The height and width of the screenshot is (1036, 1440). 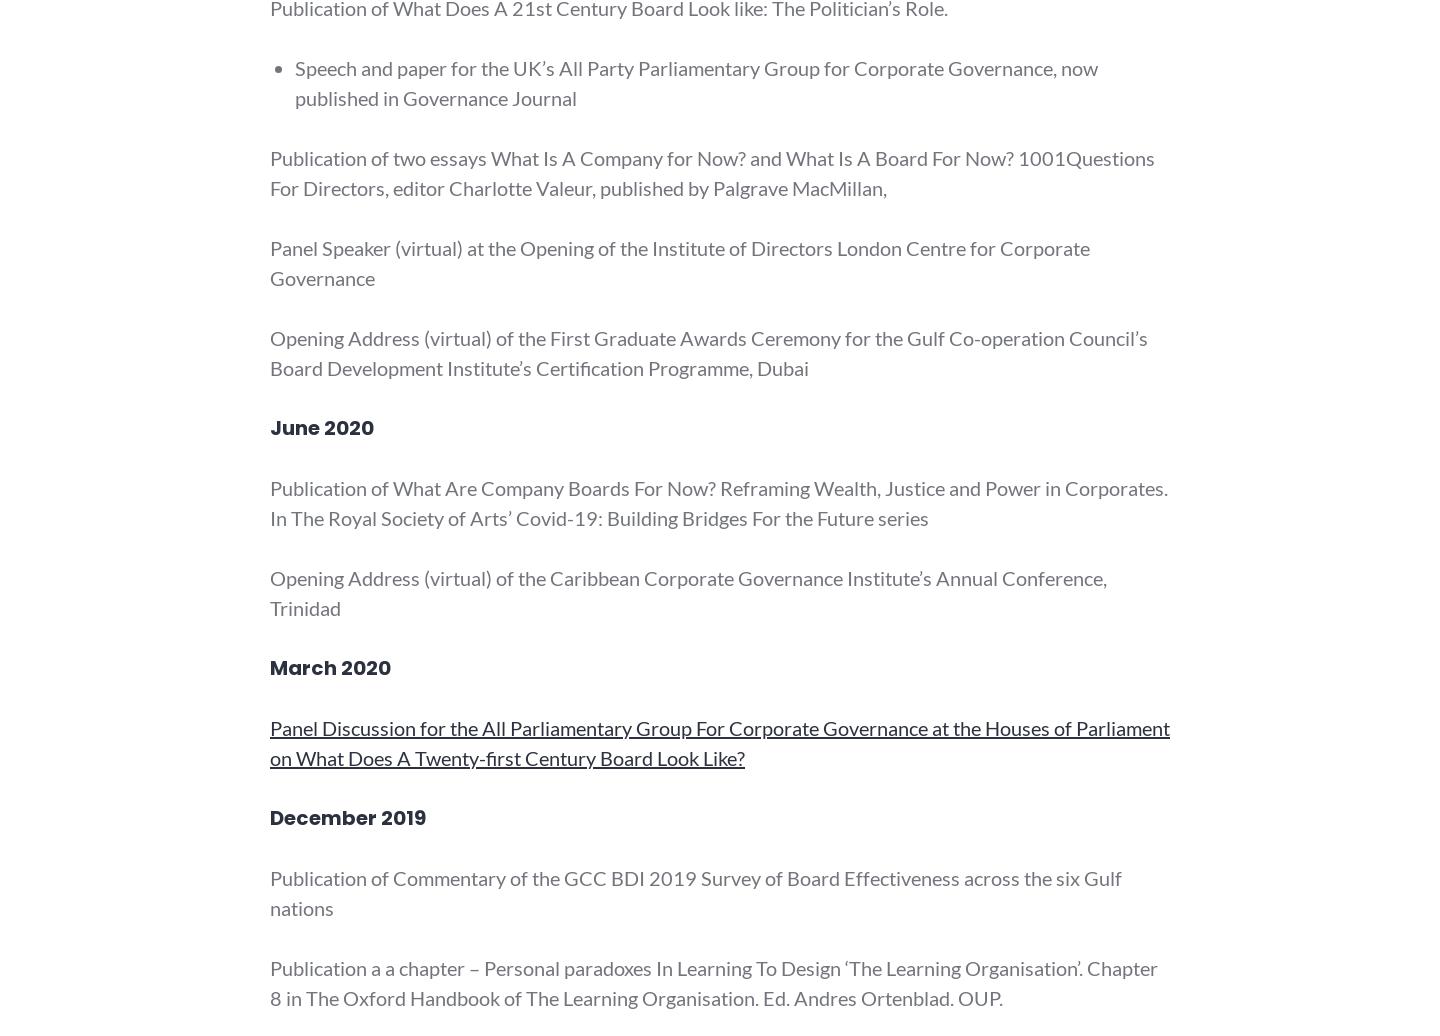 I want to click on 'Panel Speaker (virtual) at the Opening of the Institute of Directors London Centre for Corporate Governance', so click(x=679, y=263).